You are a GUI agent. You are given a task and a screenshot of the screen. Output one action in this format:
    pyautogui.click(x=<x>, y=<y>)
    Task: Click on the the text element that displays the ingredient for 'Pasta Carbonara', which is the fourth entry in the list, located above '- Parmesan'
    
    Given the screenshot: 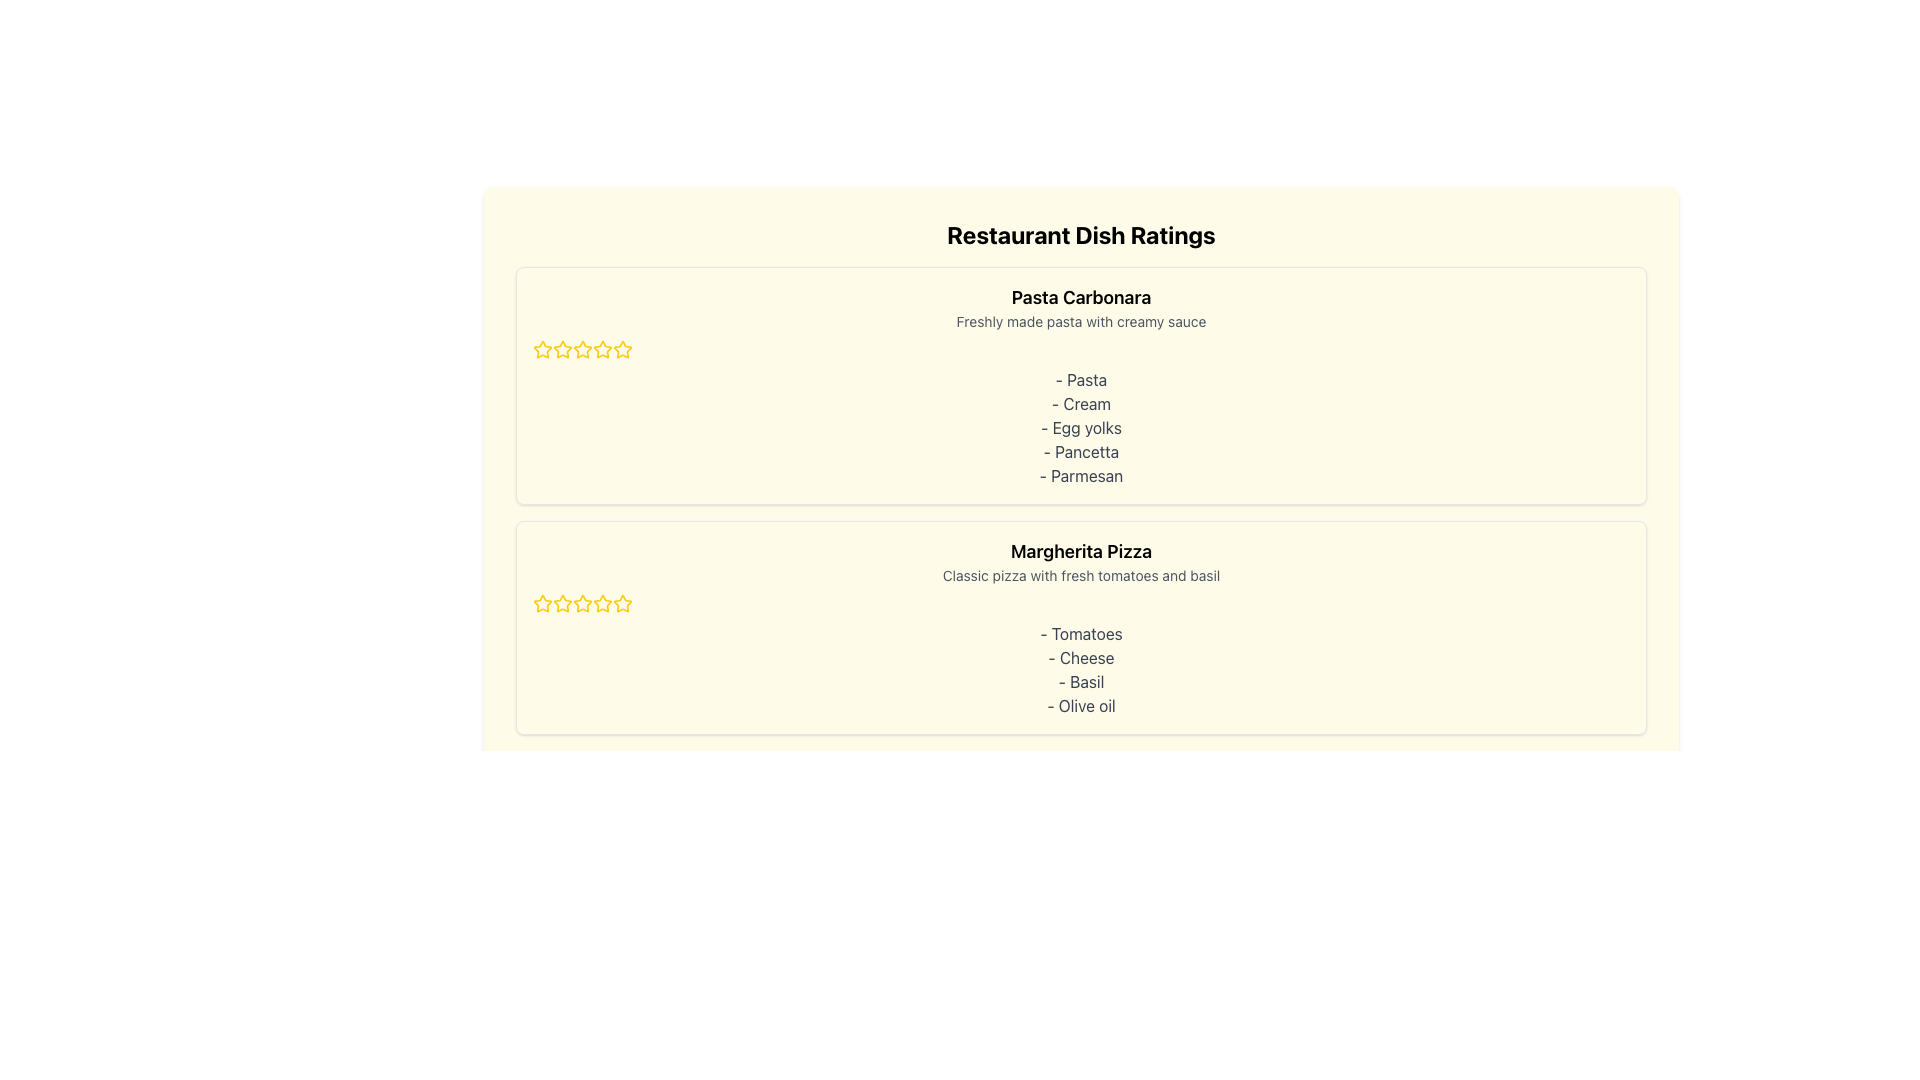 What is the action you would take?
    pyautogui.click(x=1080, y=451)
    